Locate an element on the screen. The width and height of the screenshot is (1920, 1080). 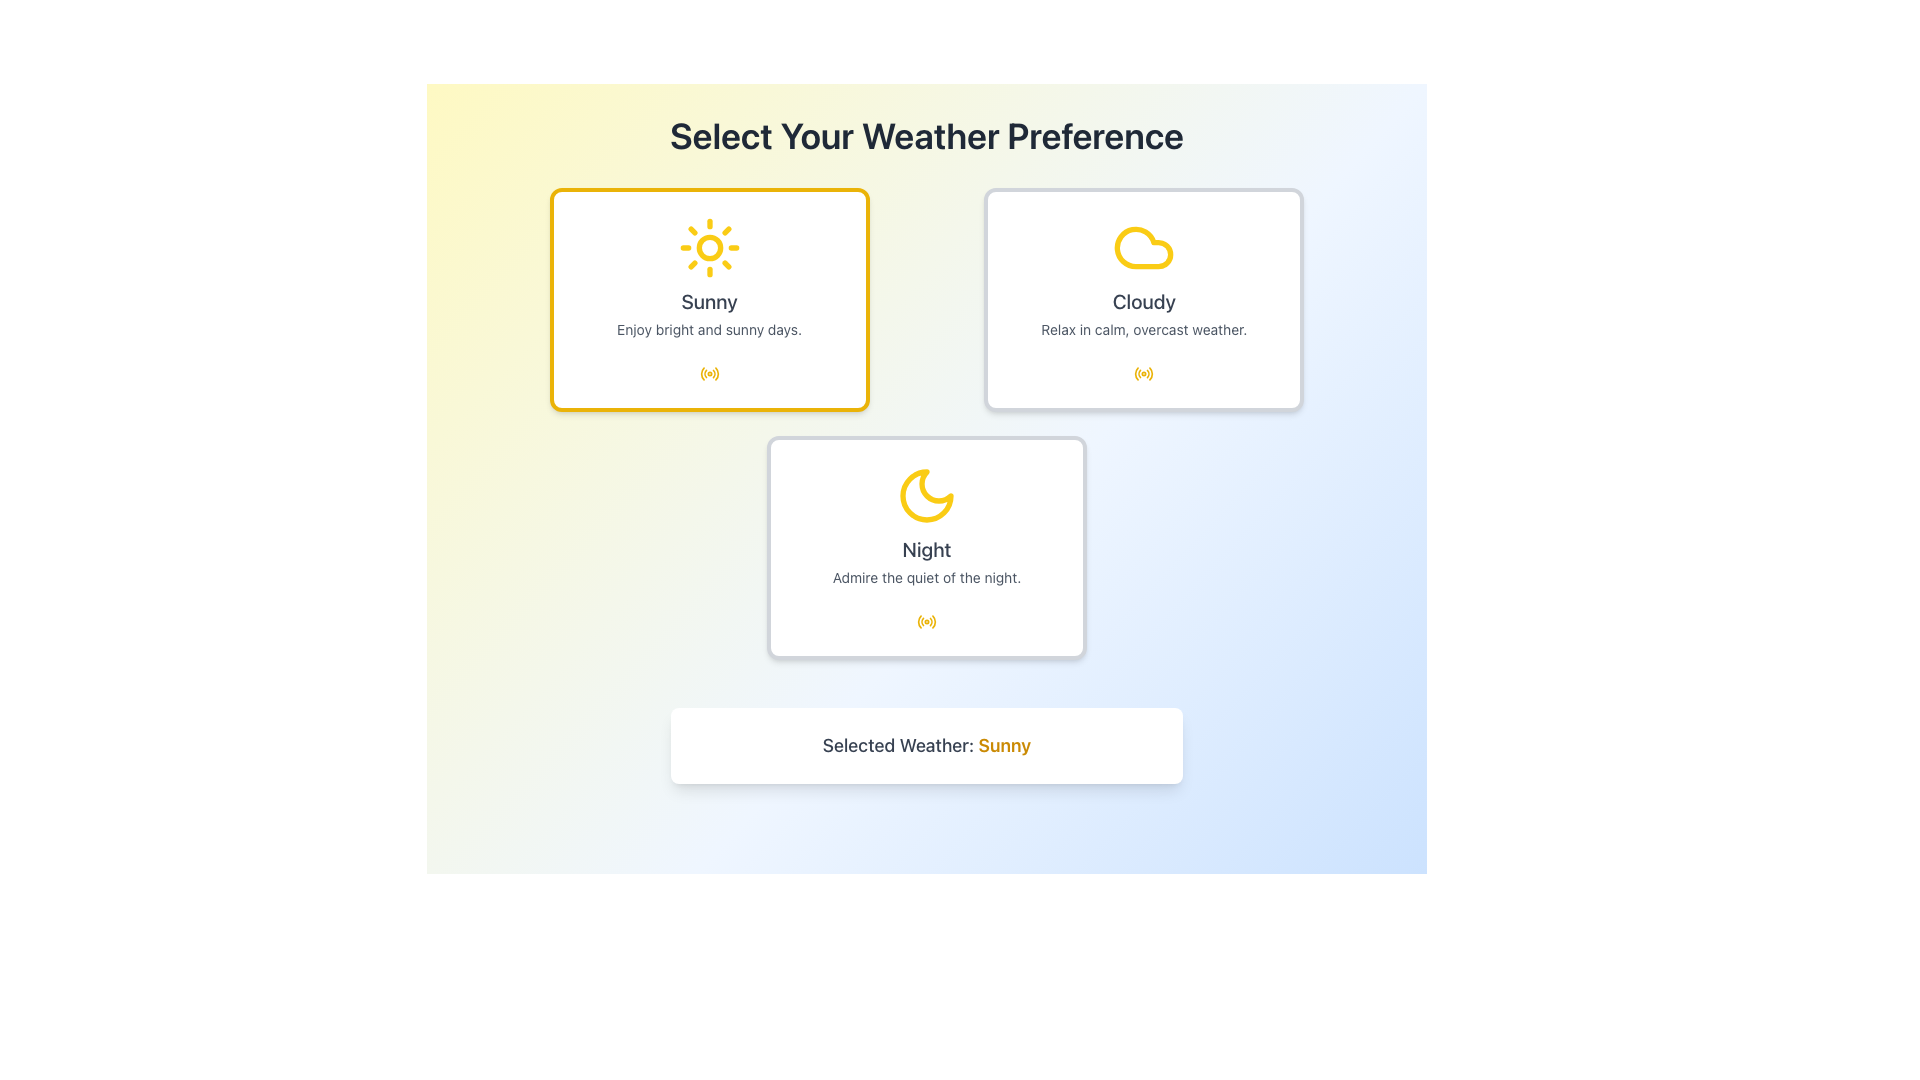
the Static Display Label that shows 'Selected Weather: Sunny', prominently styled with a white background and yellow-highlighted text is located at coordinates (925, 745).